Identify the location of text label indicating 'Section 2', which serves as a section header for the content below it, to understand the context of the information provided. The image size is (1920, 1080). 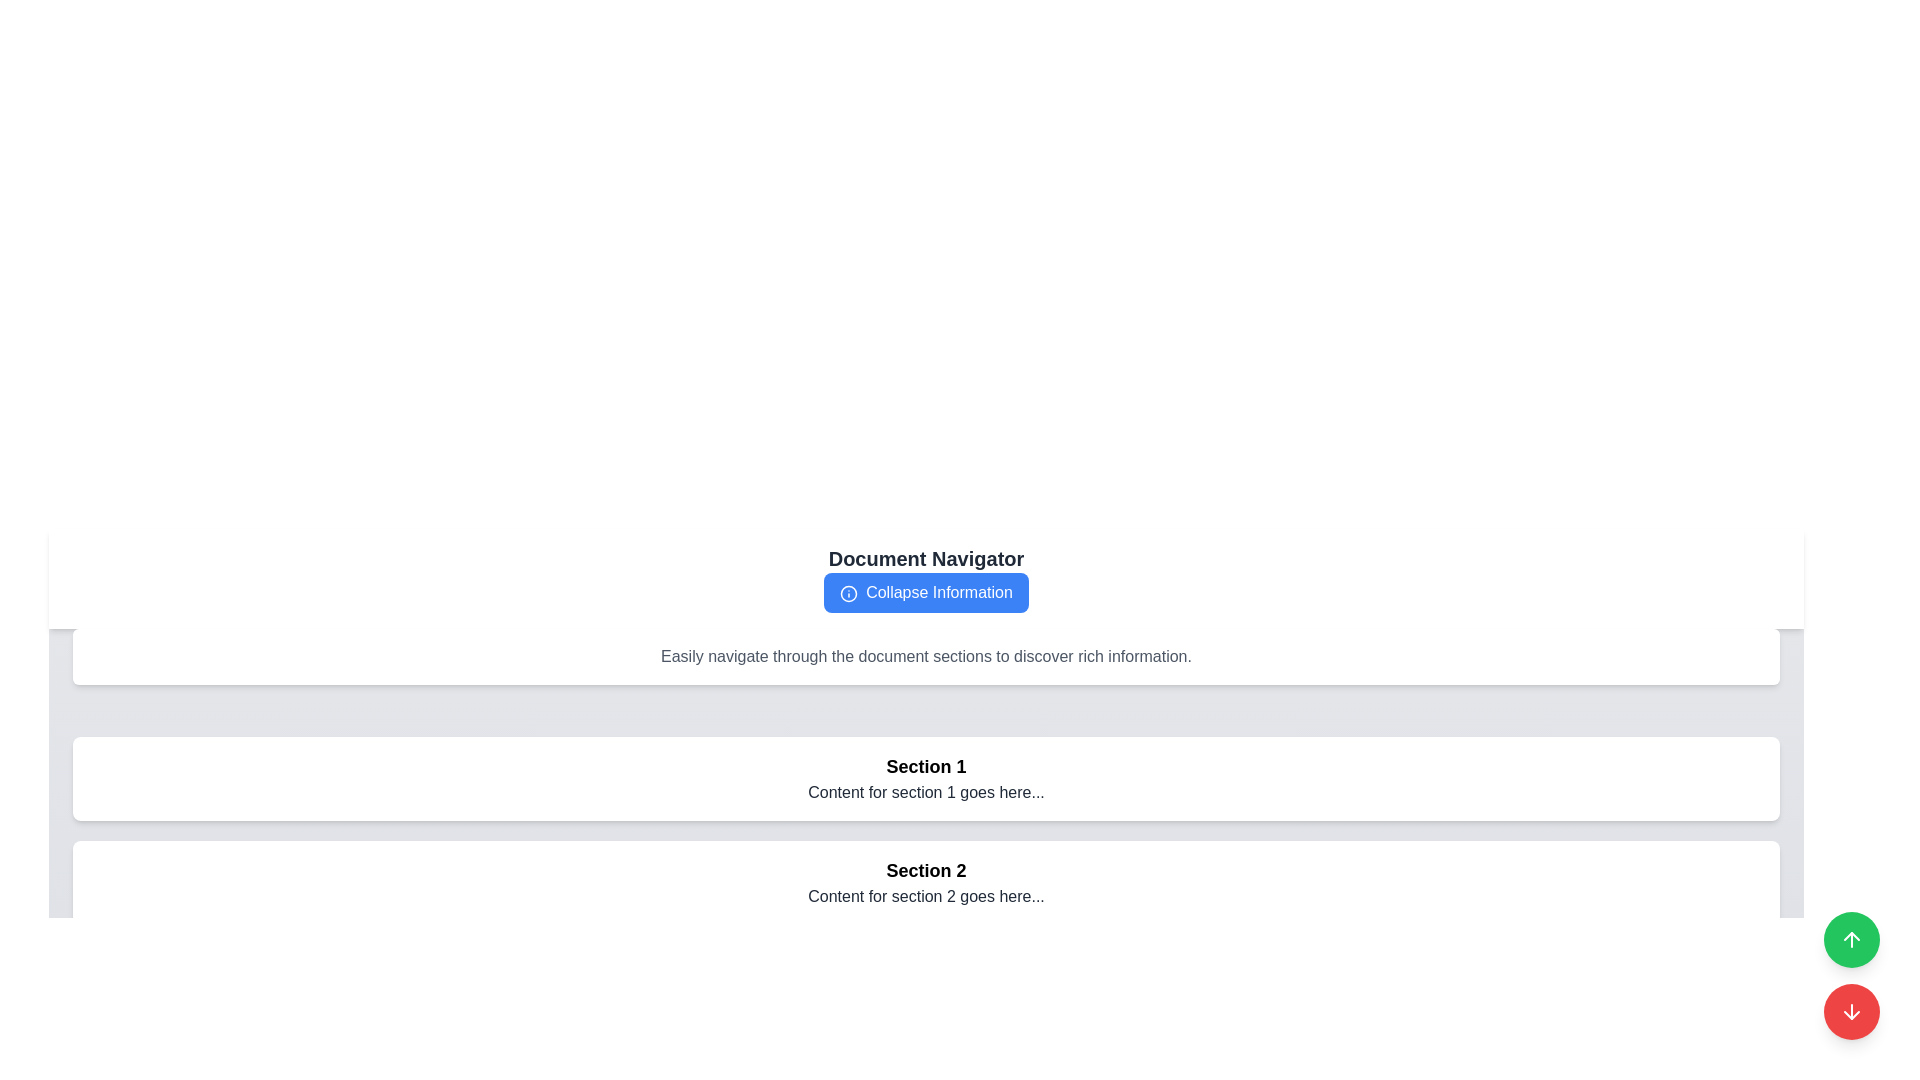
(925, 870).